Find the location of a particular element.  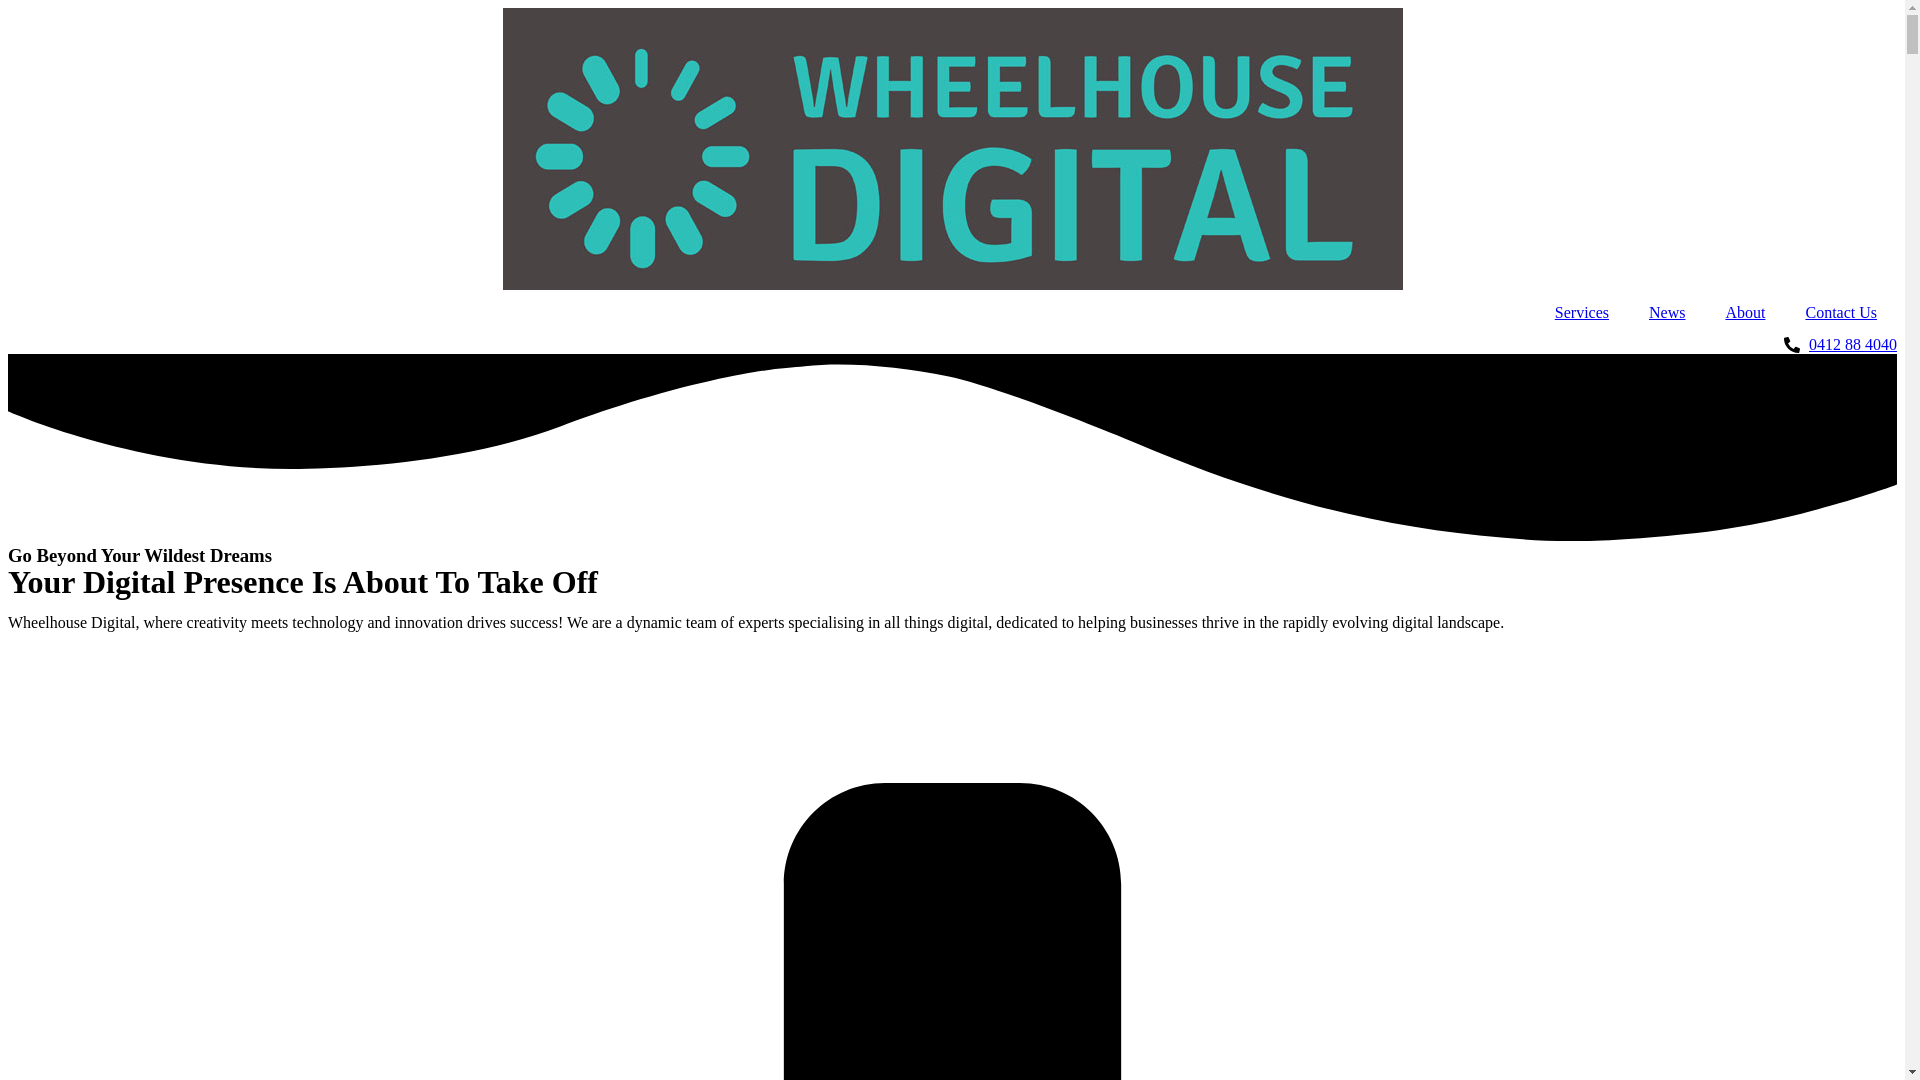

'Contact Us' is located at coordinates (1840, 312).